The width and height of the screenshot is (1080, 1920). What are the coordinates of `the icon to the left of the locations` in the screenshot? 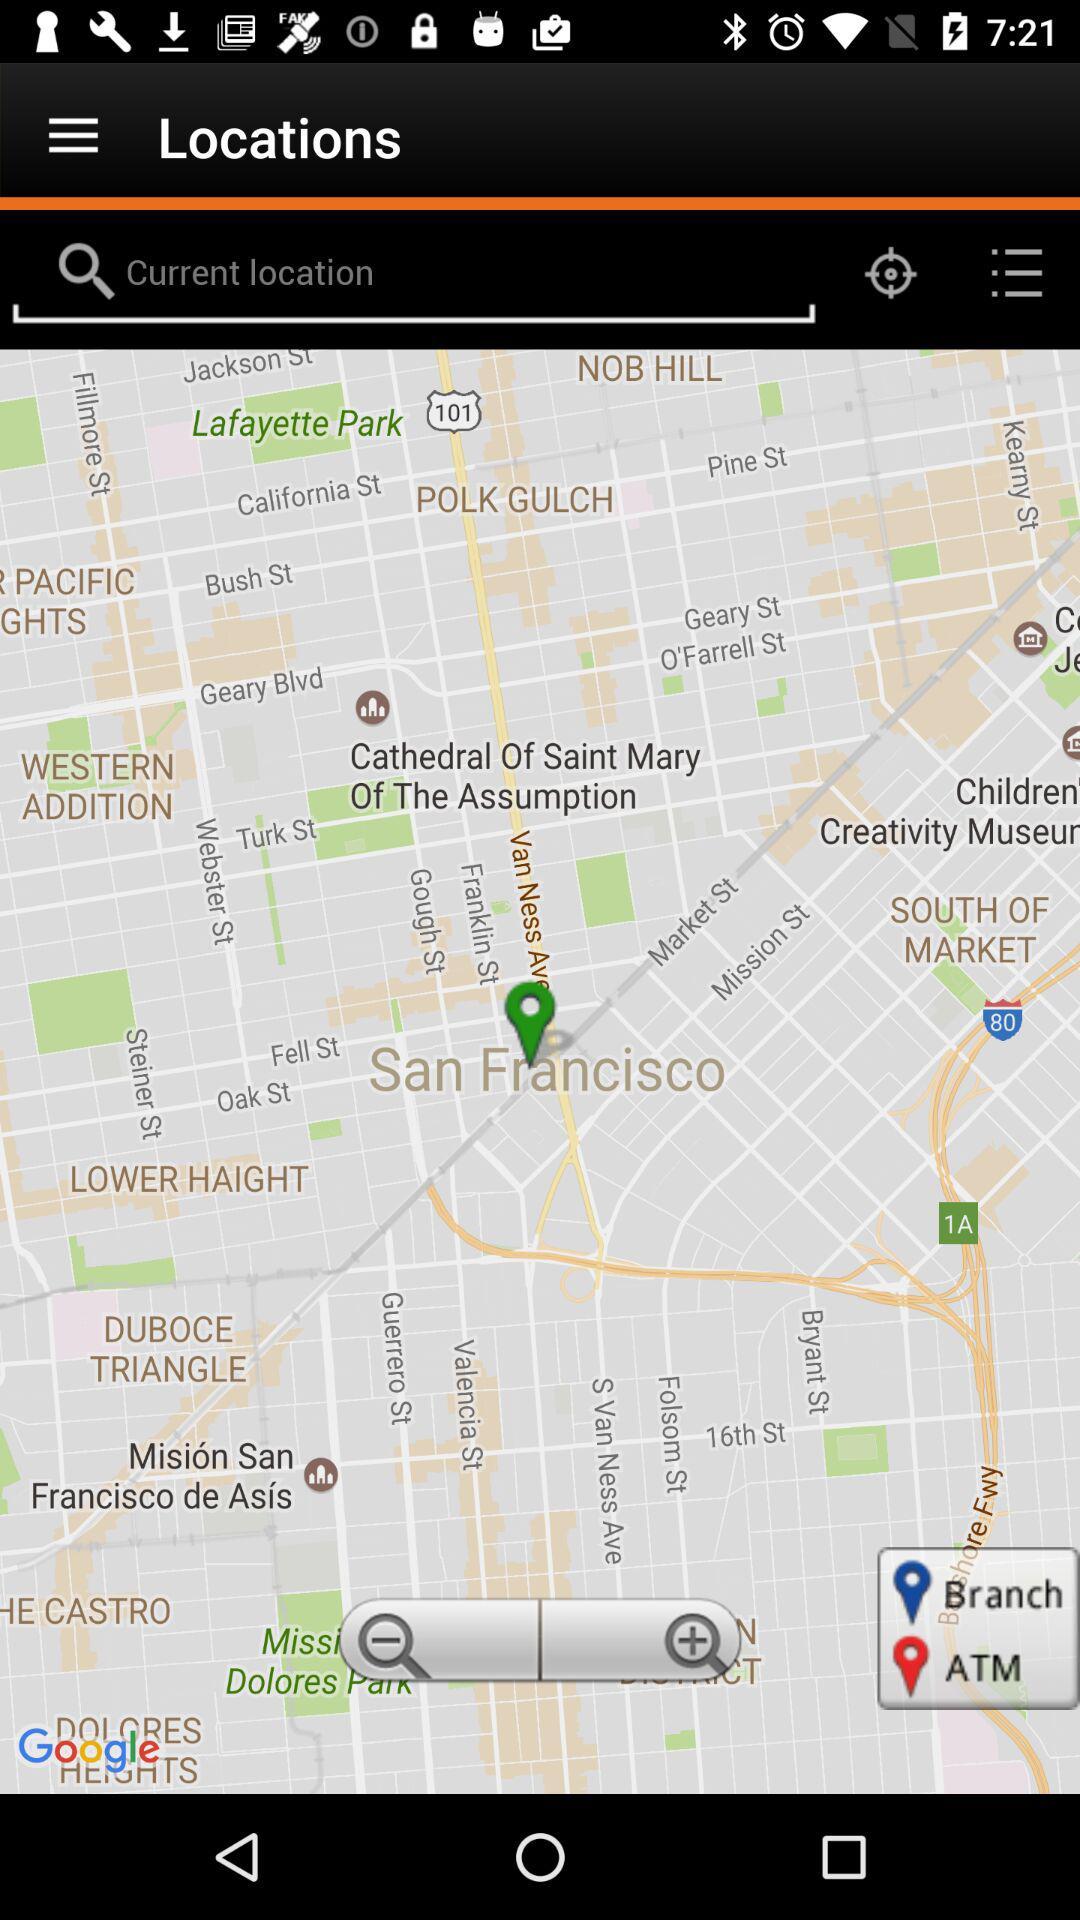 It's located at (72, 135).